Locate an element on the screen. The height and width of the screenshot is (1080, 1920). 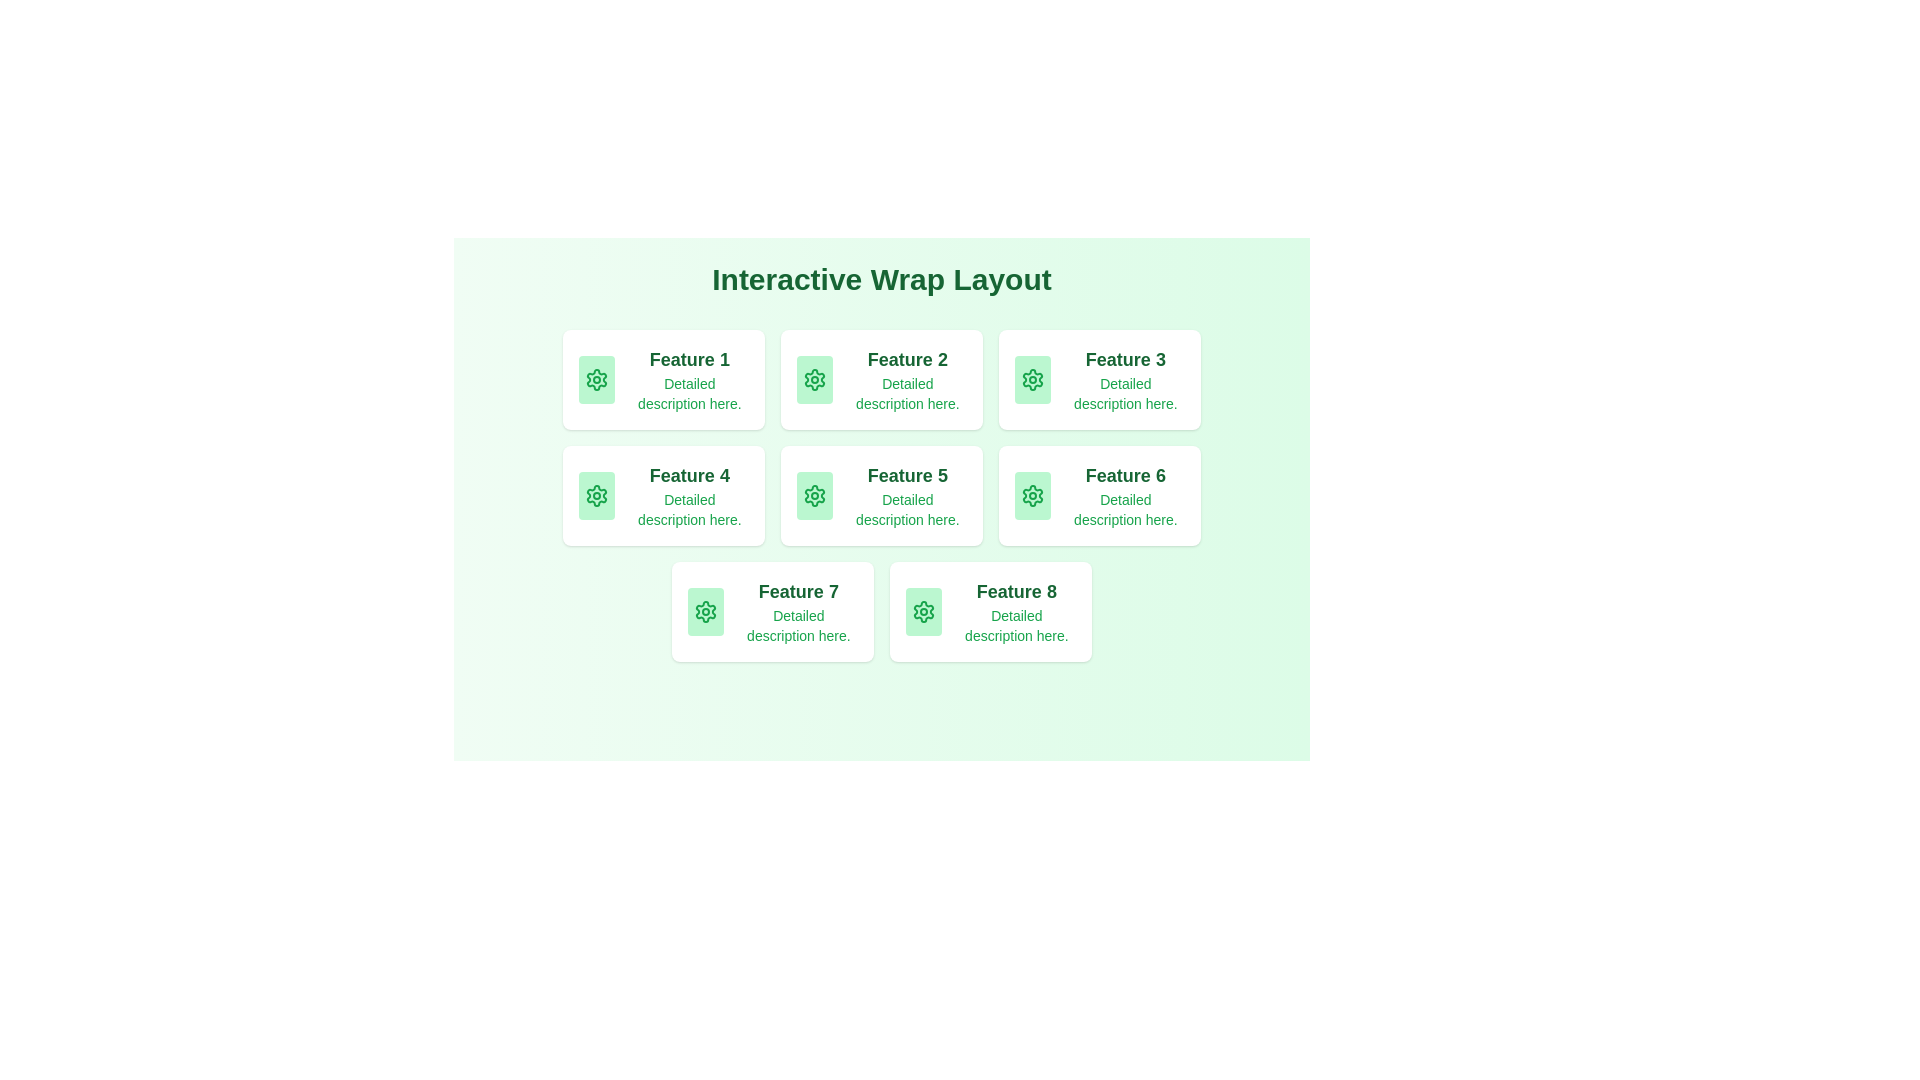
information displayed in the Text Block titled 'Feature 1' located in the first cell of the grid layout is located at coordinates (689, 380).